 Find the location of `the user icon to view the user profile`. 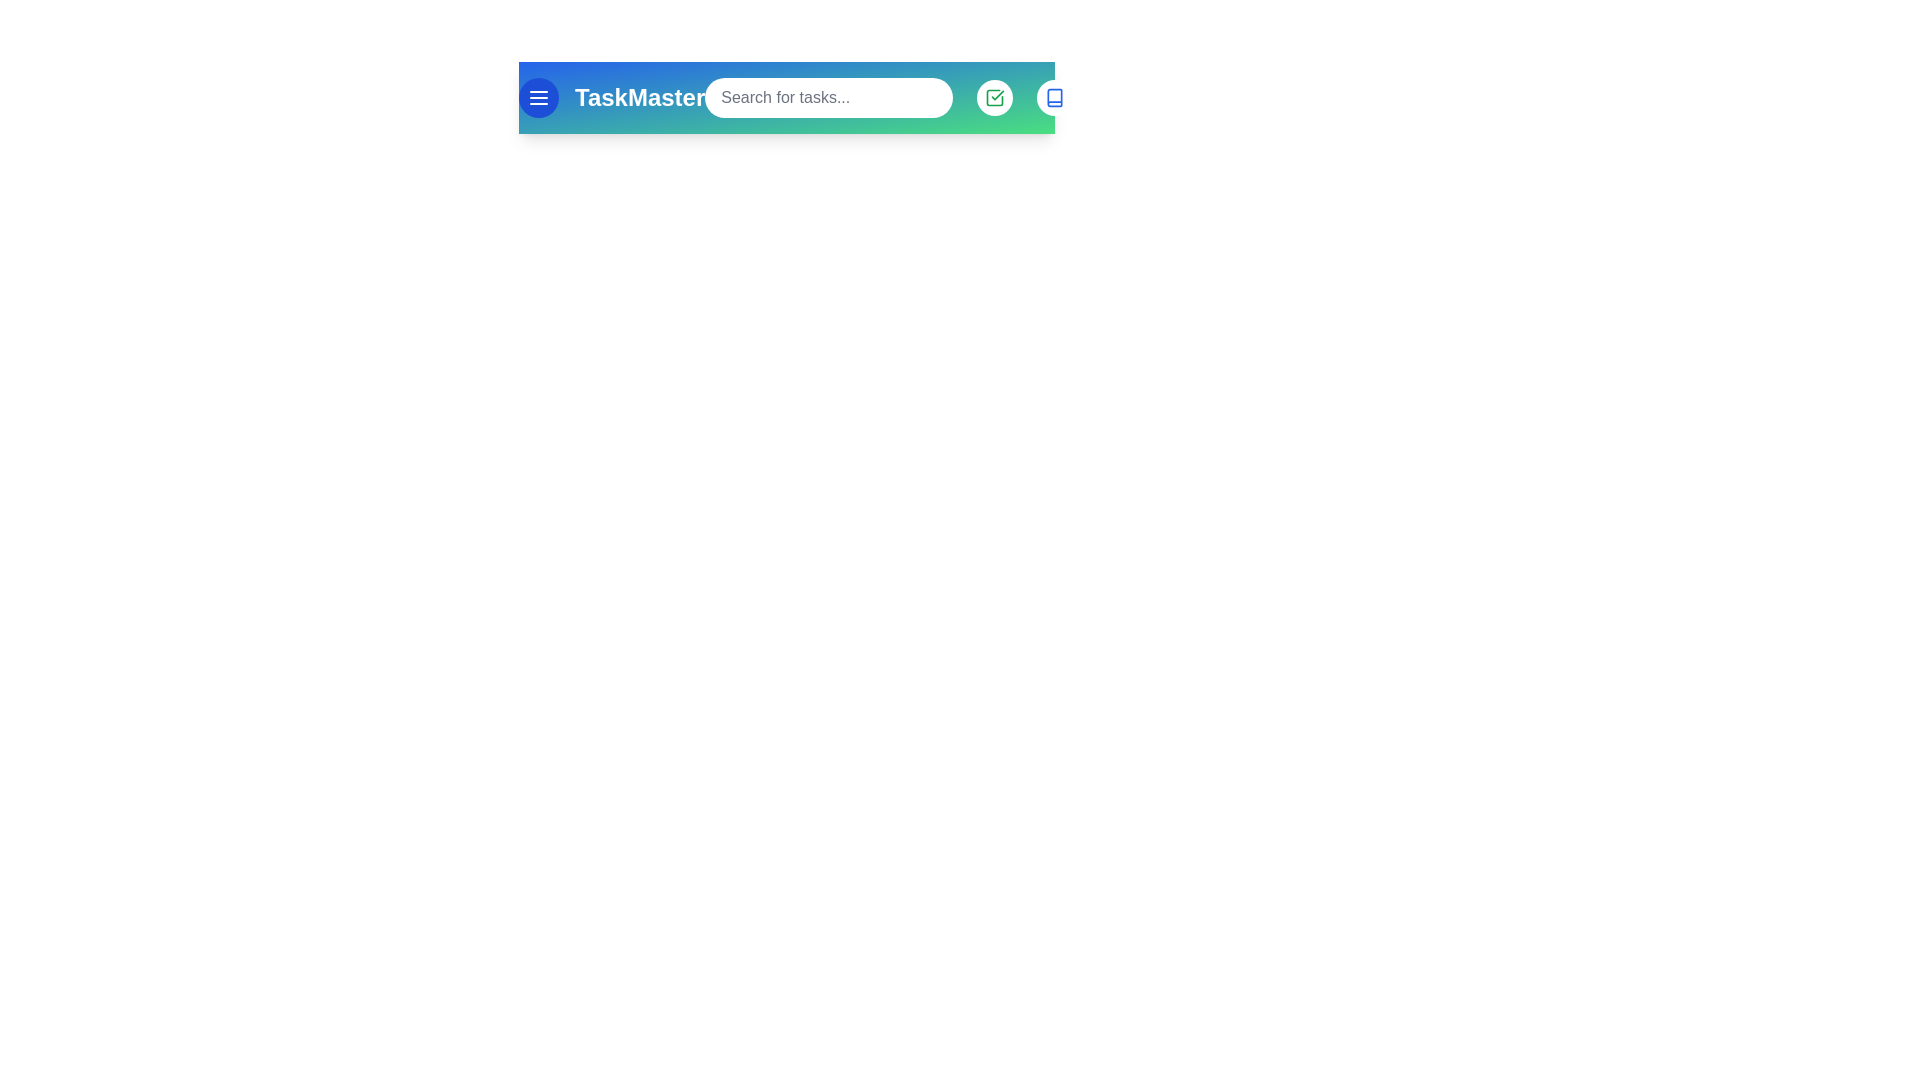

the user icon to view the user profile is located at coordinates (1114, 97).